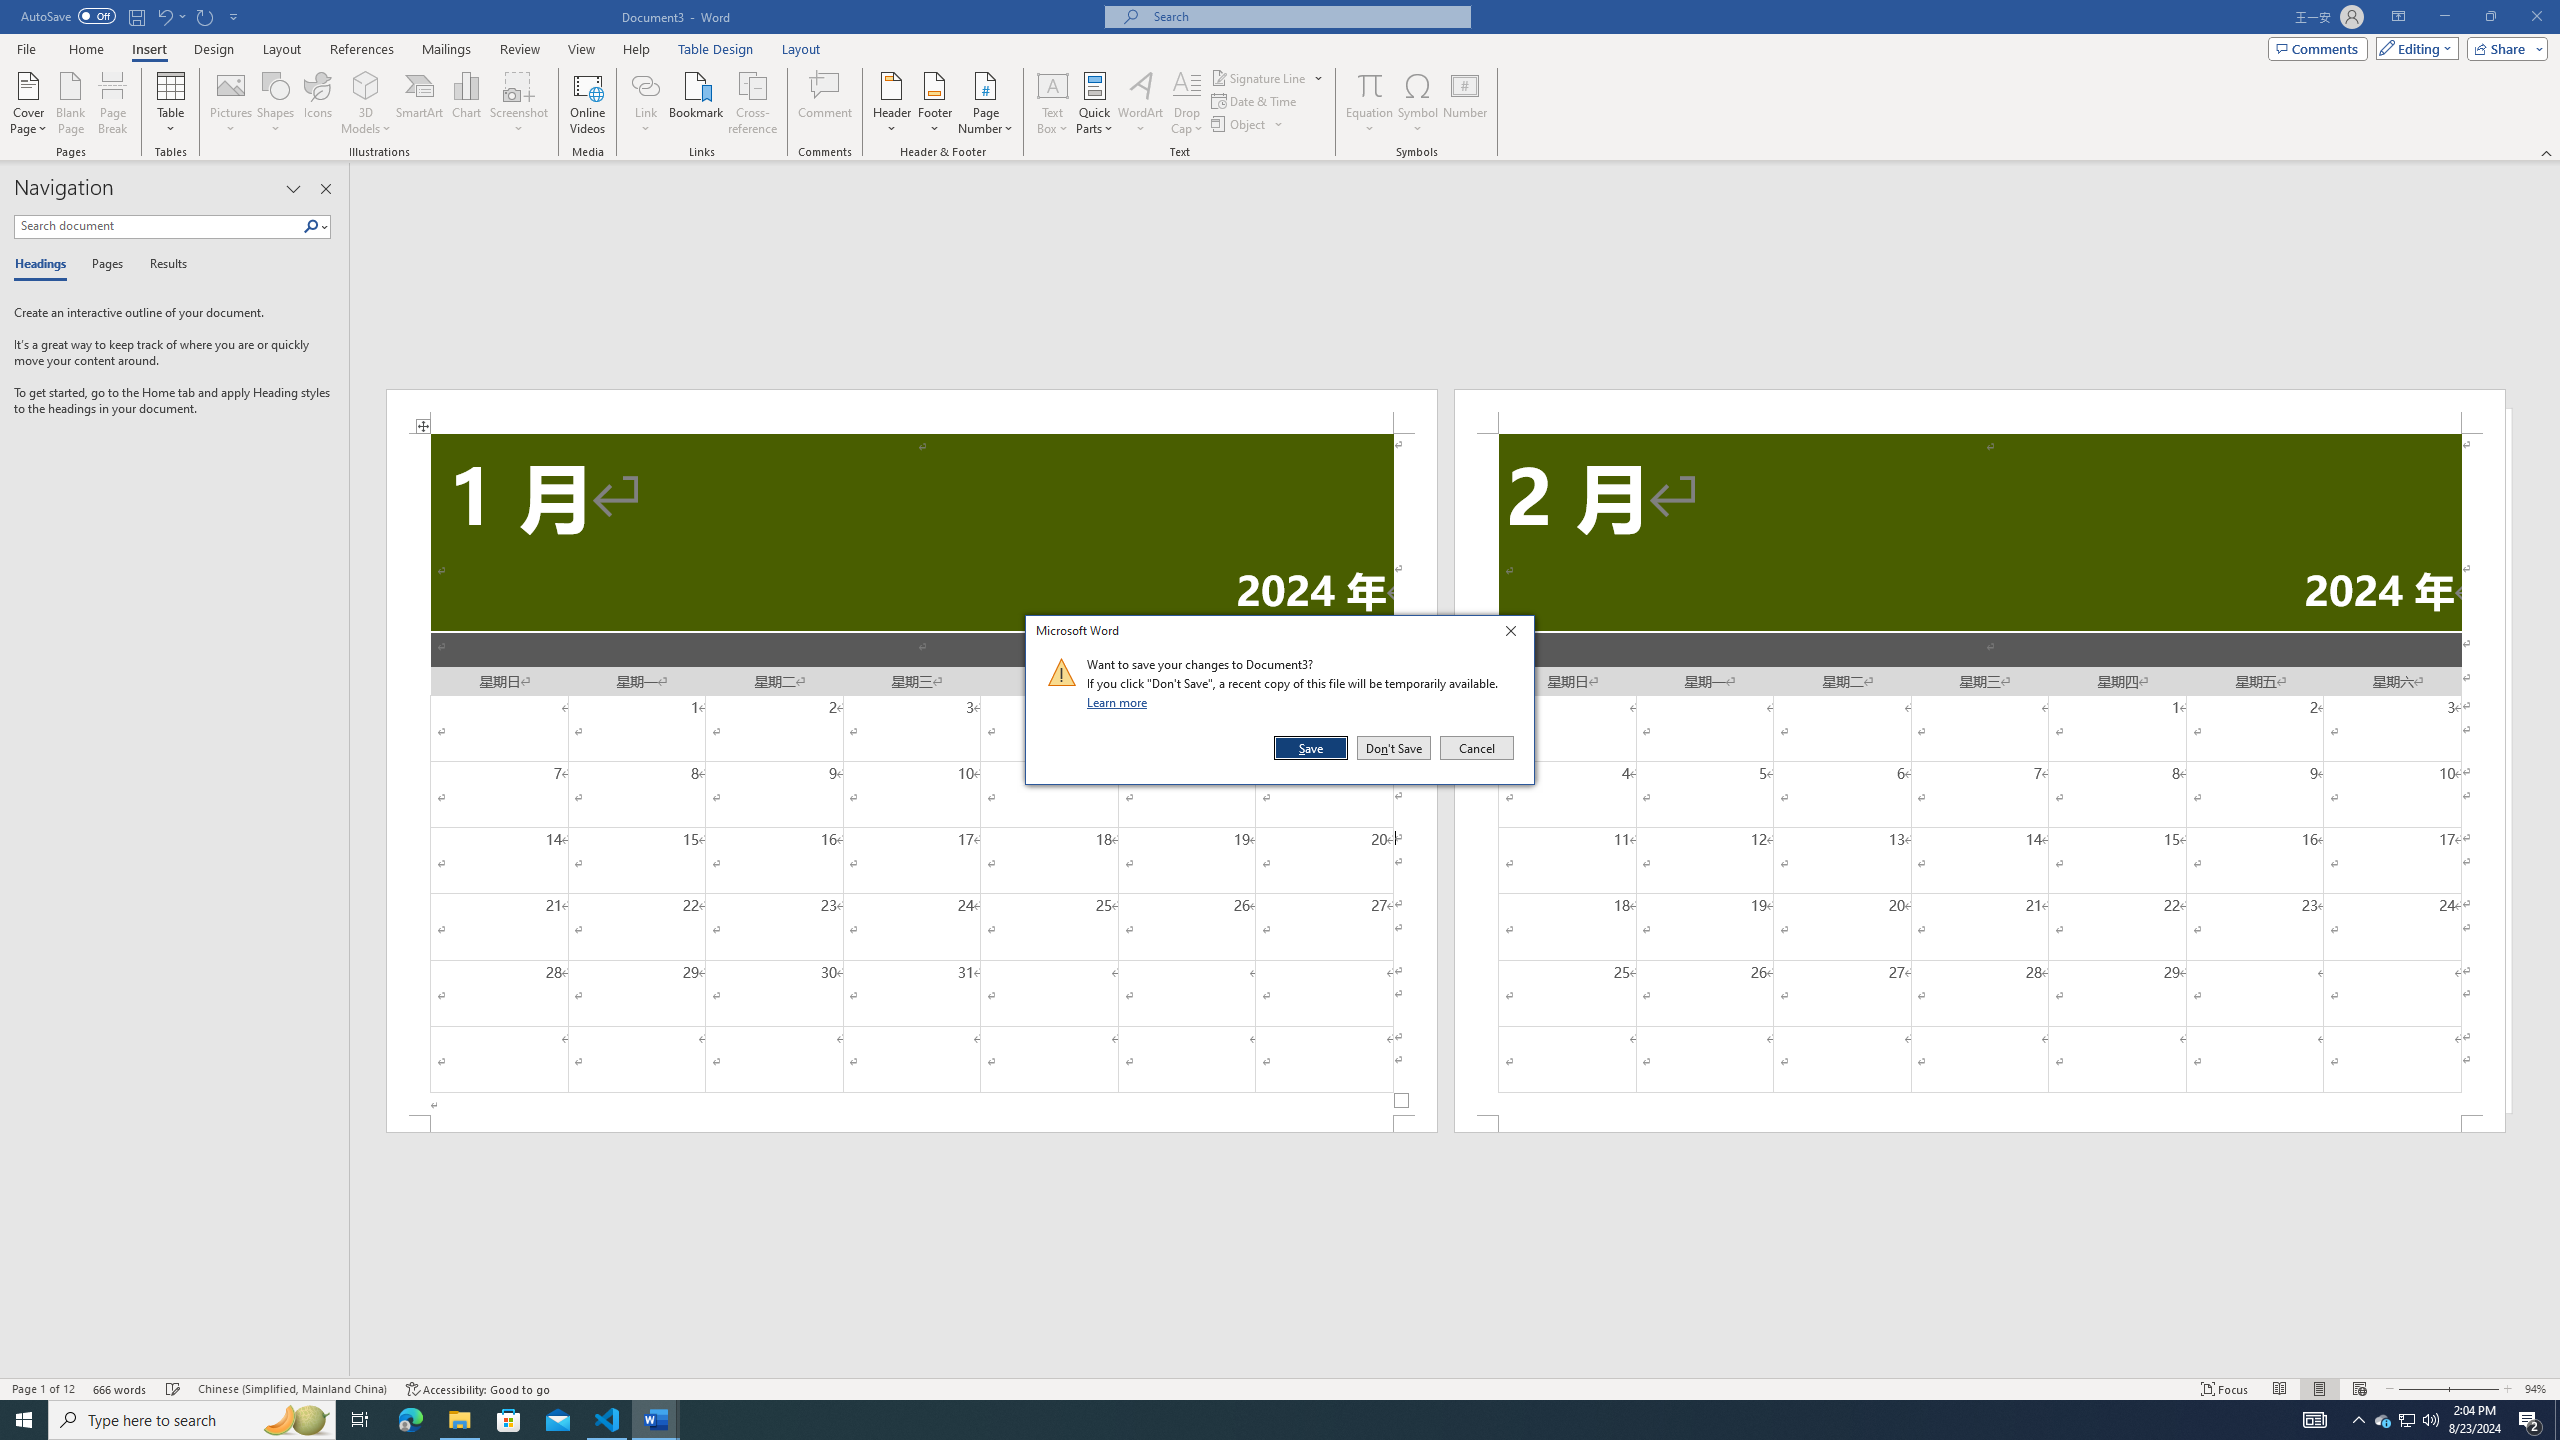 The image size is (2560, 1440). I want to click on 'Page Number Page 1 of 12', so click(42, 1389).